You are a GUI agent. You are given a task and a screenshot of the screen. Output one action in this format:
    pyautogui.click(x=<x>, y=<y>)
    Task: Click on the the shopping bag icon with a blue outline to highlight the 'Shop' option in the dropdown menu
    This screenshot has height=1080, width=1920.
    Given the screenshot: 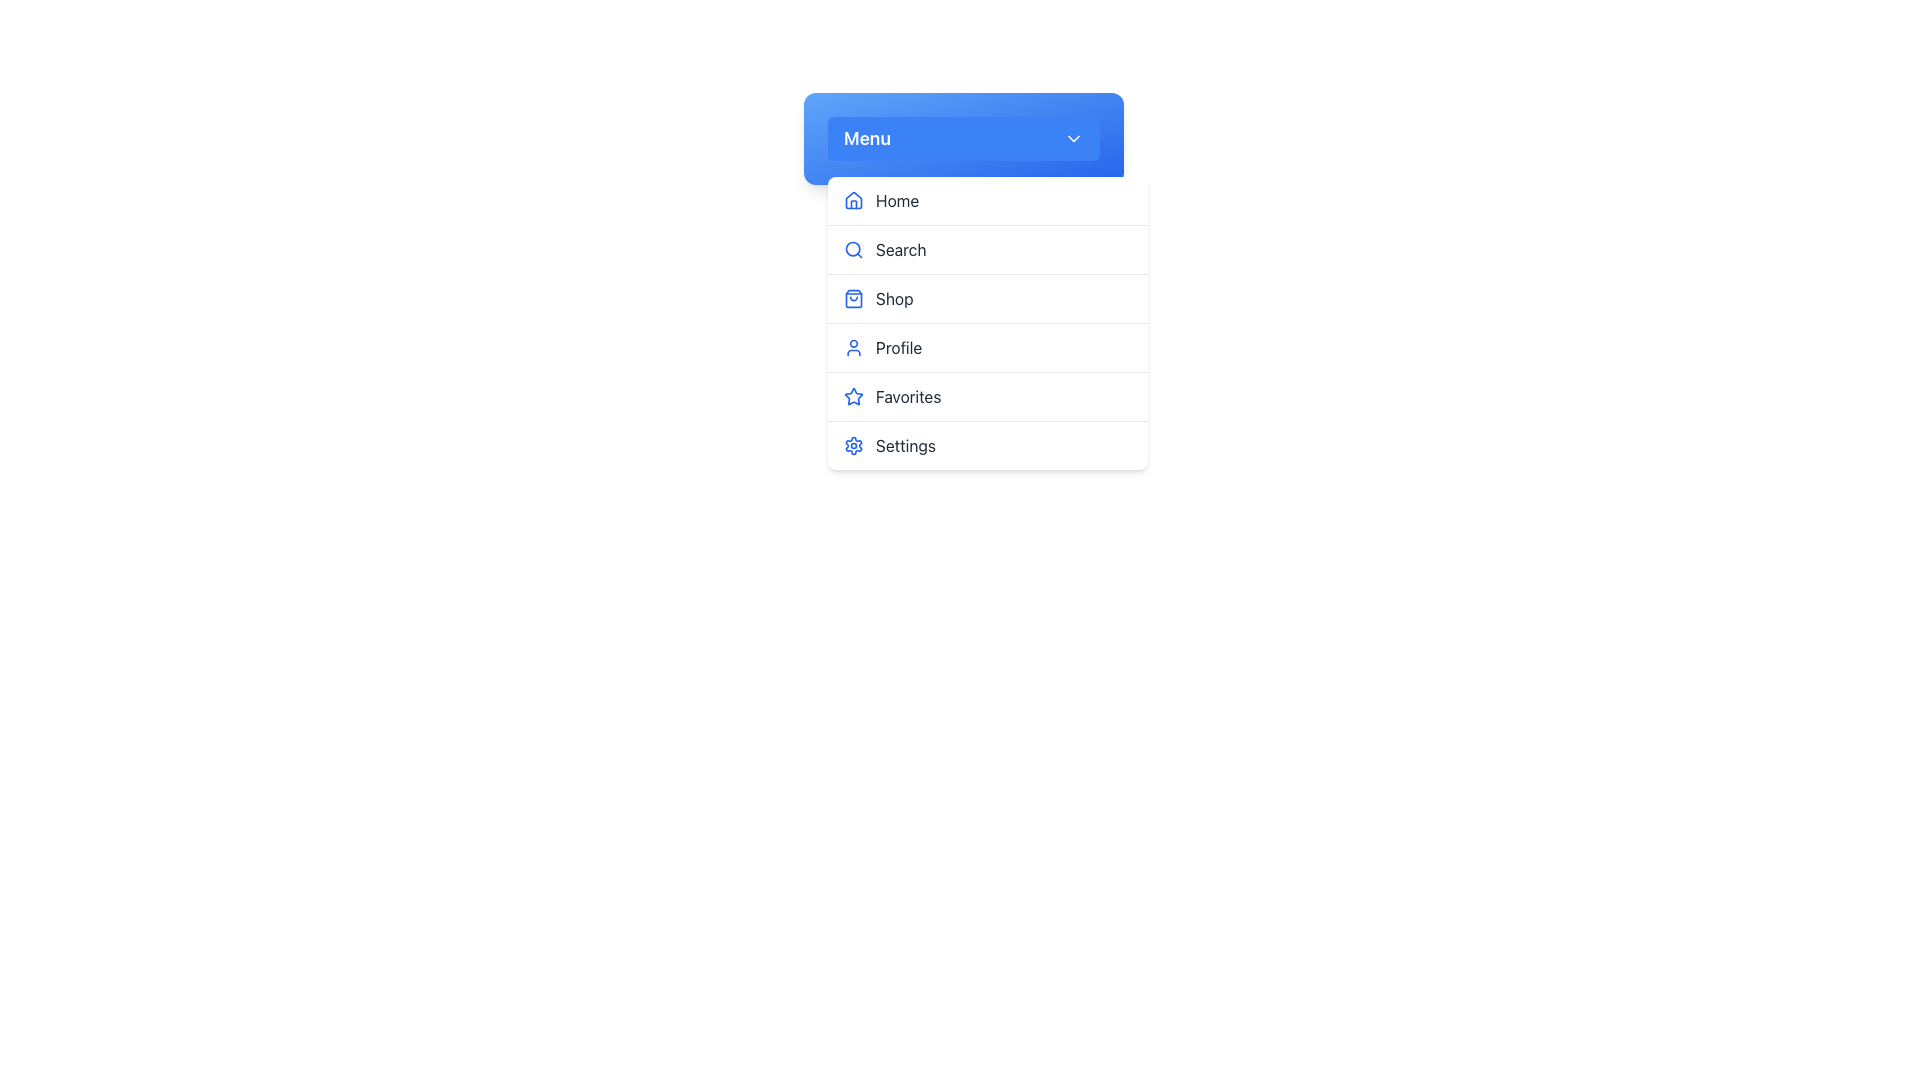 What is the action you would take?
    pyautogui.click(x=854, y=299)
    